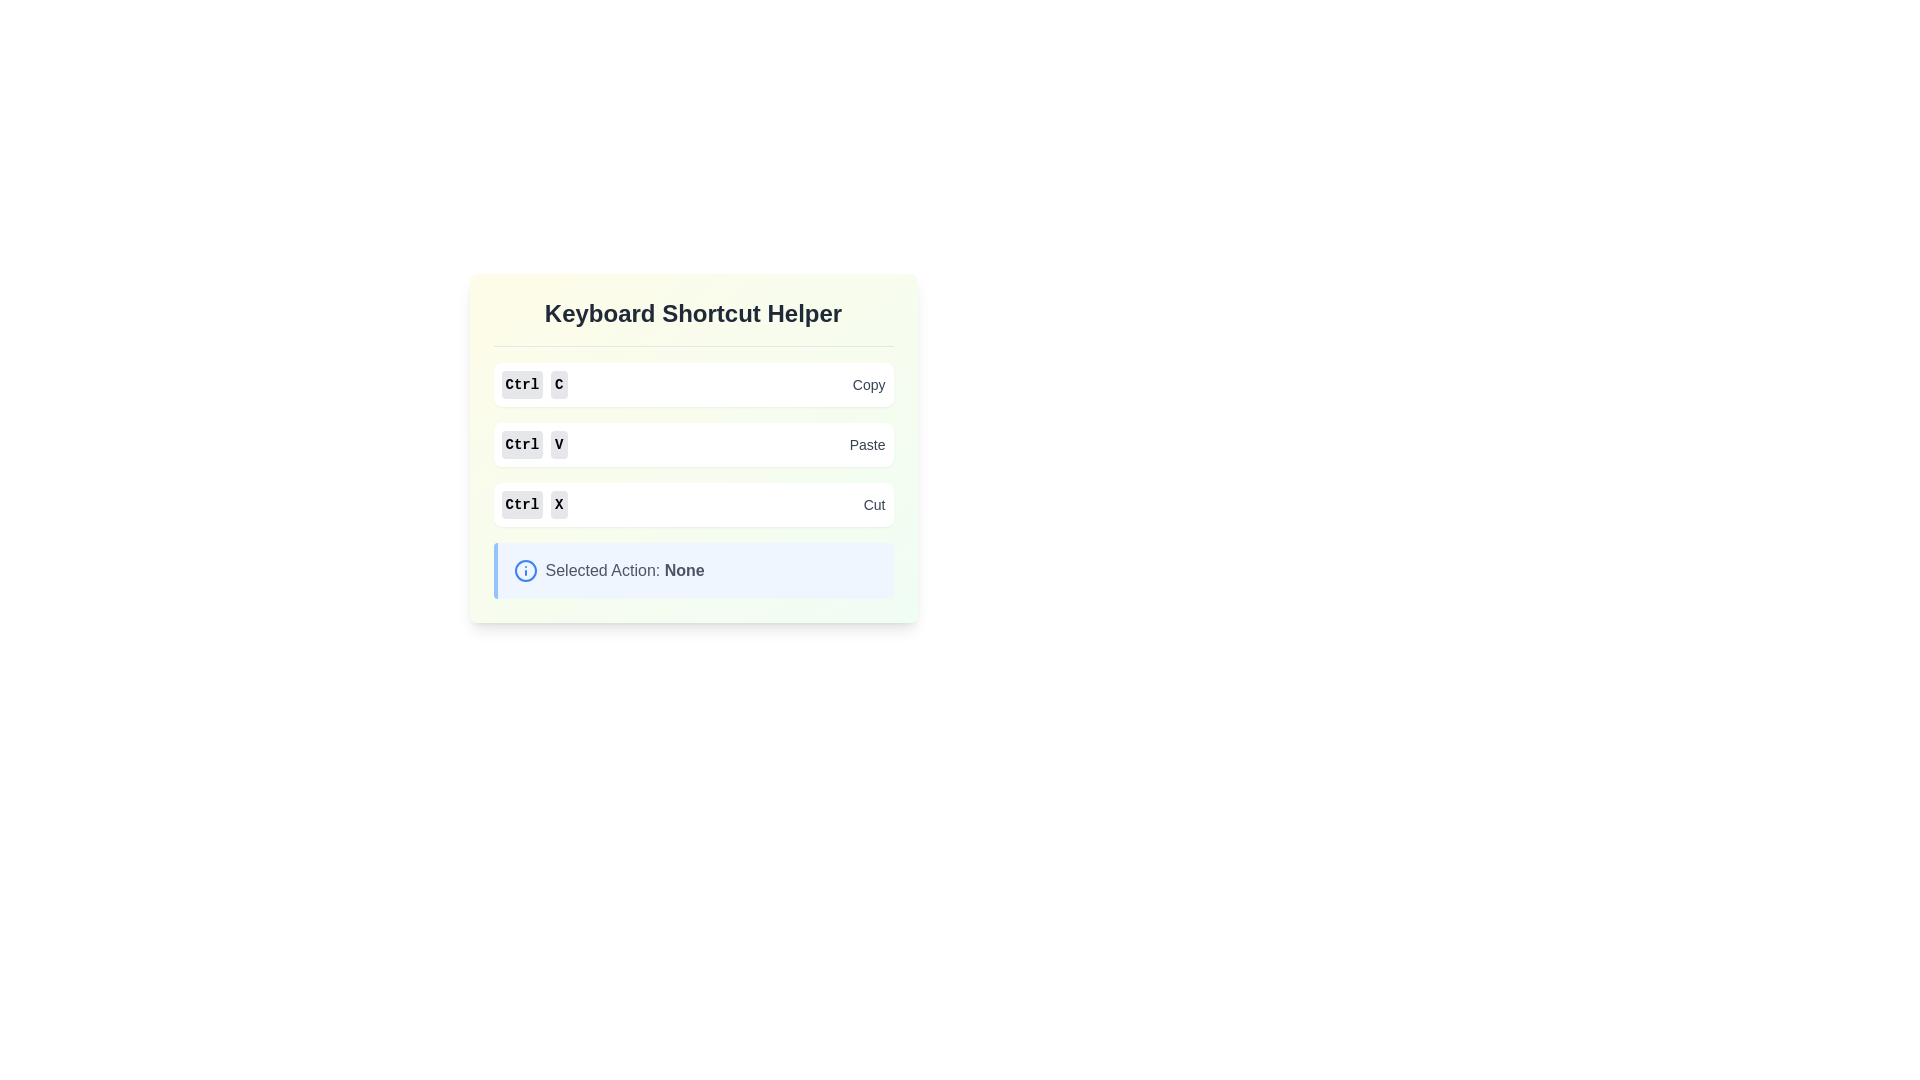  I want to click on the static text label displaying the word 'Cut', so click(874, 504).